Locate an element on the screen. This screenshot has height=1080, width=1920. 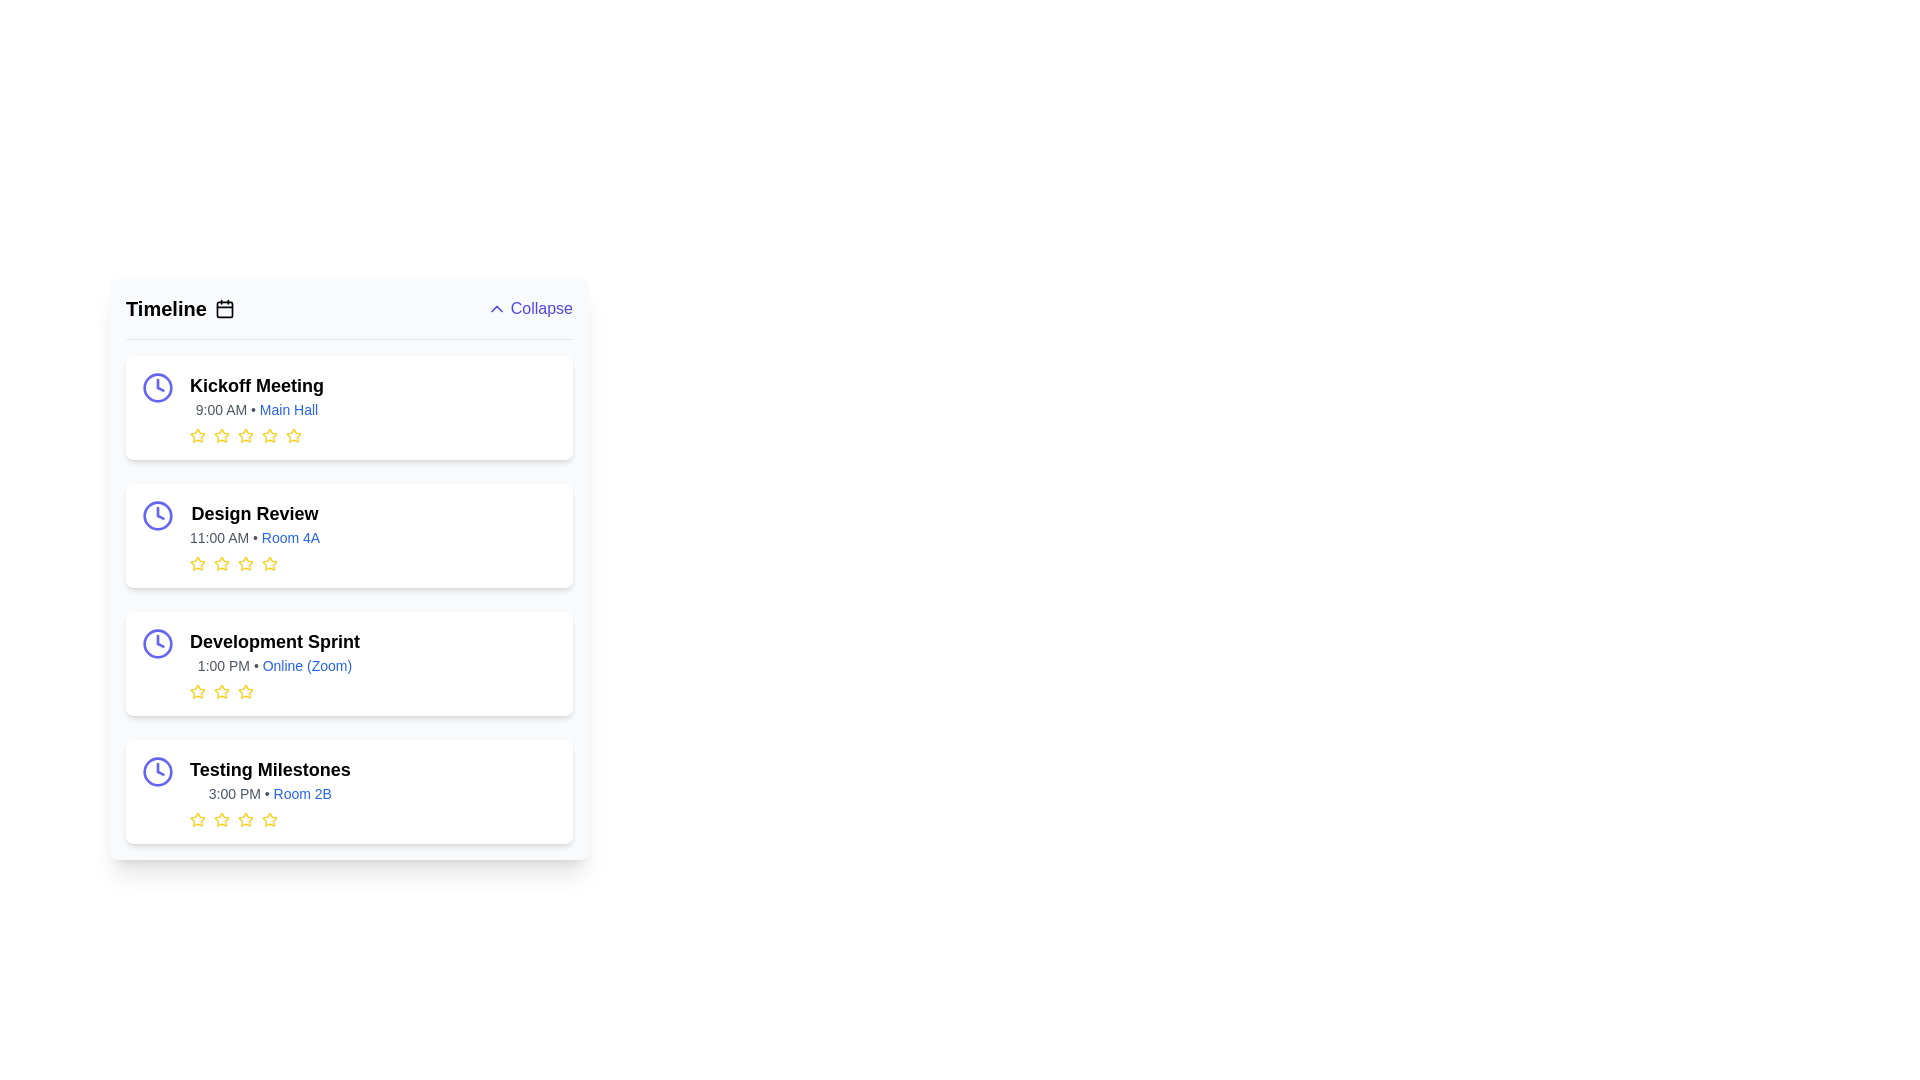
the fifth star-shaped icon with a yellow outline located below the 'Kickoff Meeting' section is located at coordinates (244, 434).